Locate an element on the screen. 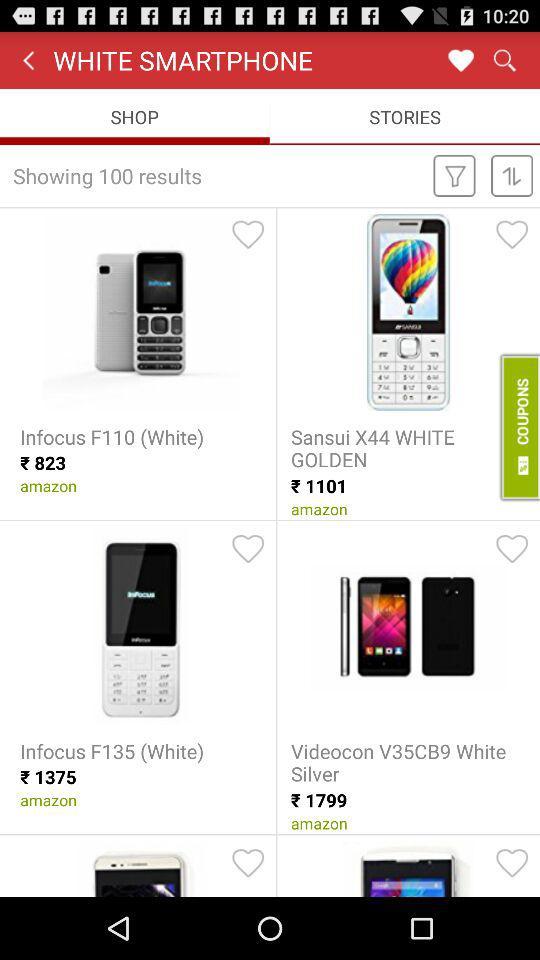 Image resolution: width=540 pixels, height=960 pixels. to mark it favorite is located at coordinates (248, 862).